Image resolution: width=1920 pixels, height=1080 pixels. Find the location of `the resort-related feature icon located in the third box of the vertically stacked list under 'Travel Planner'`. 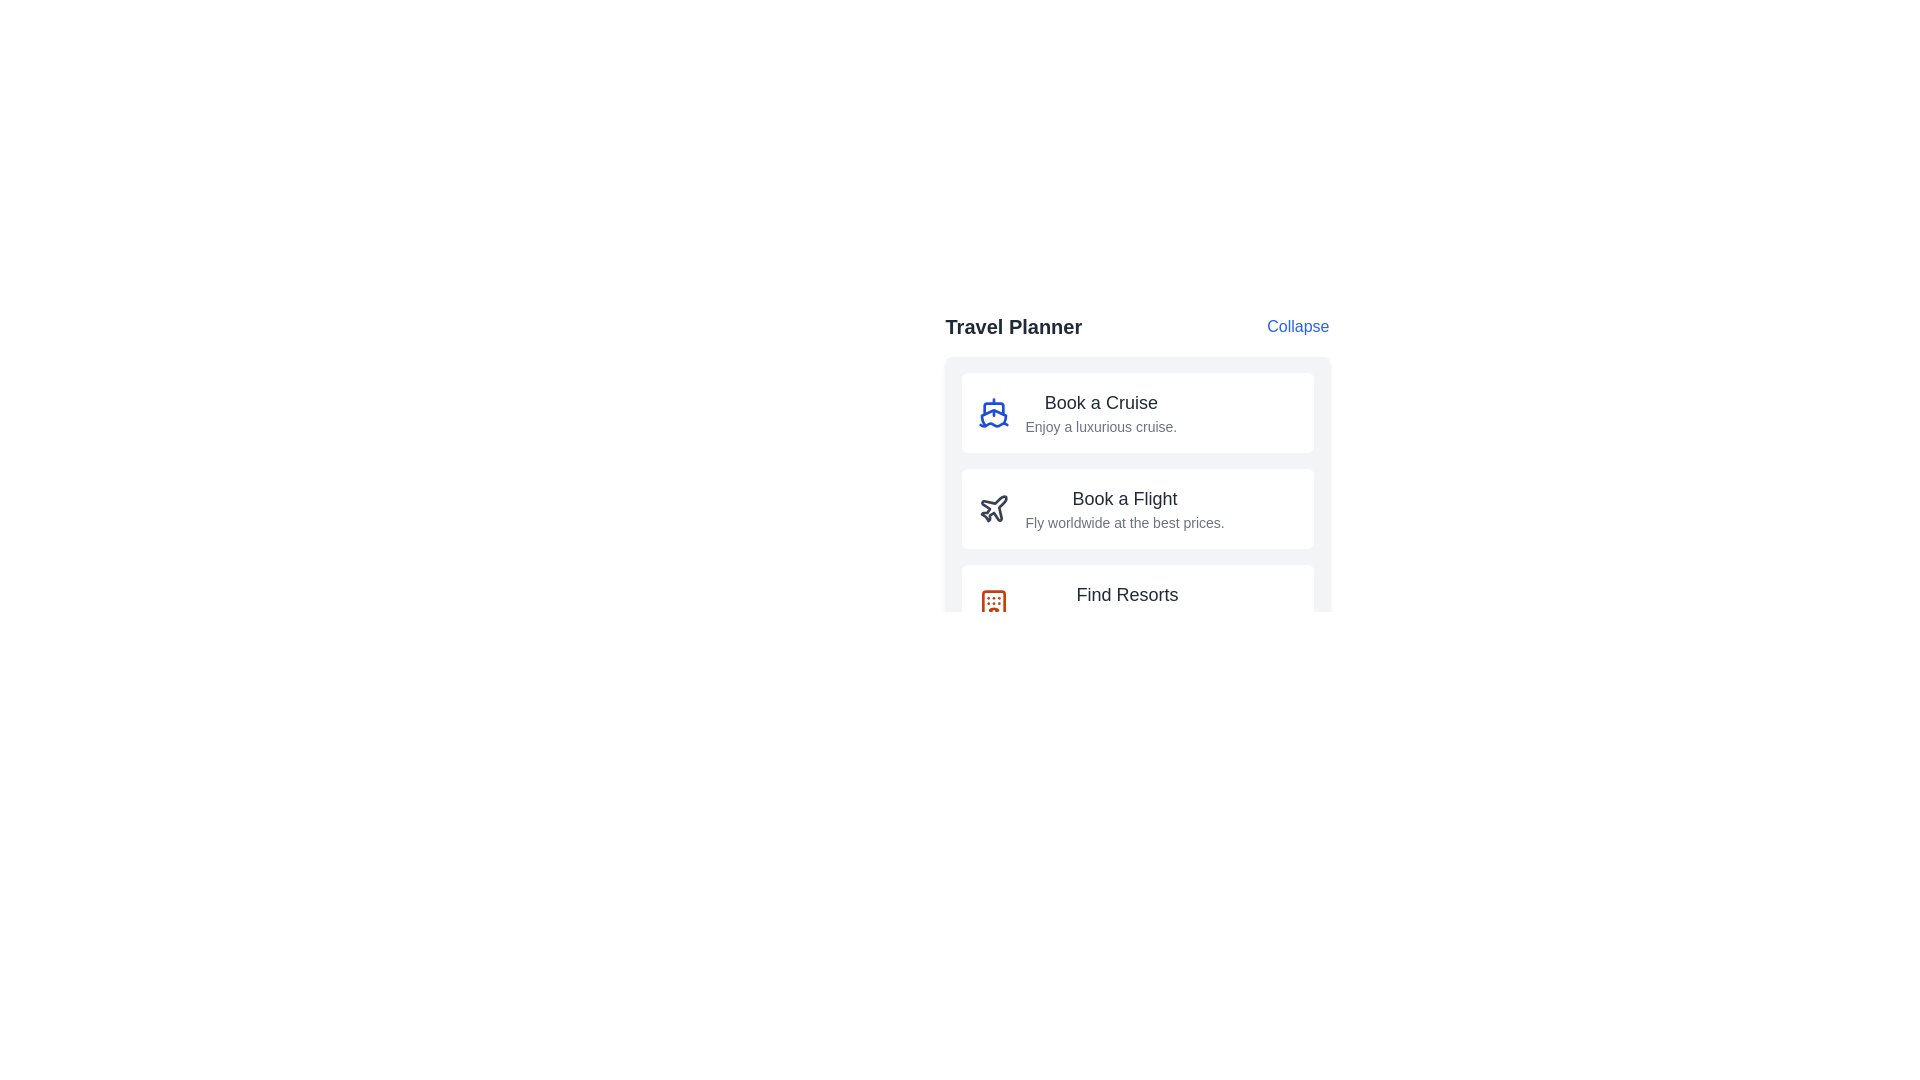

the resort-related feature icon located in the third box of the vertically stacked list under 'Travel Planner' is located at coordinates (993, 604).